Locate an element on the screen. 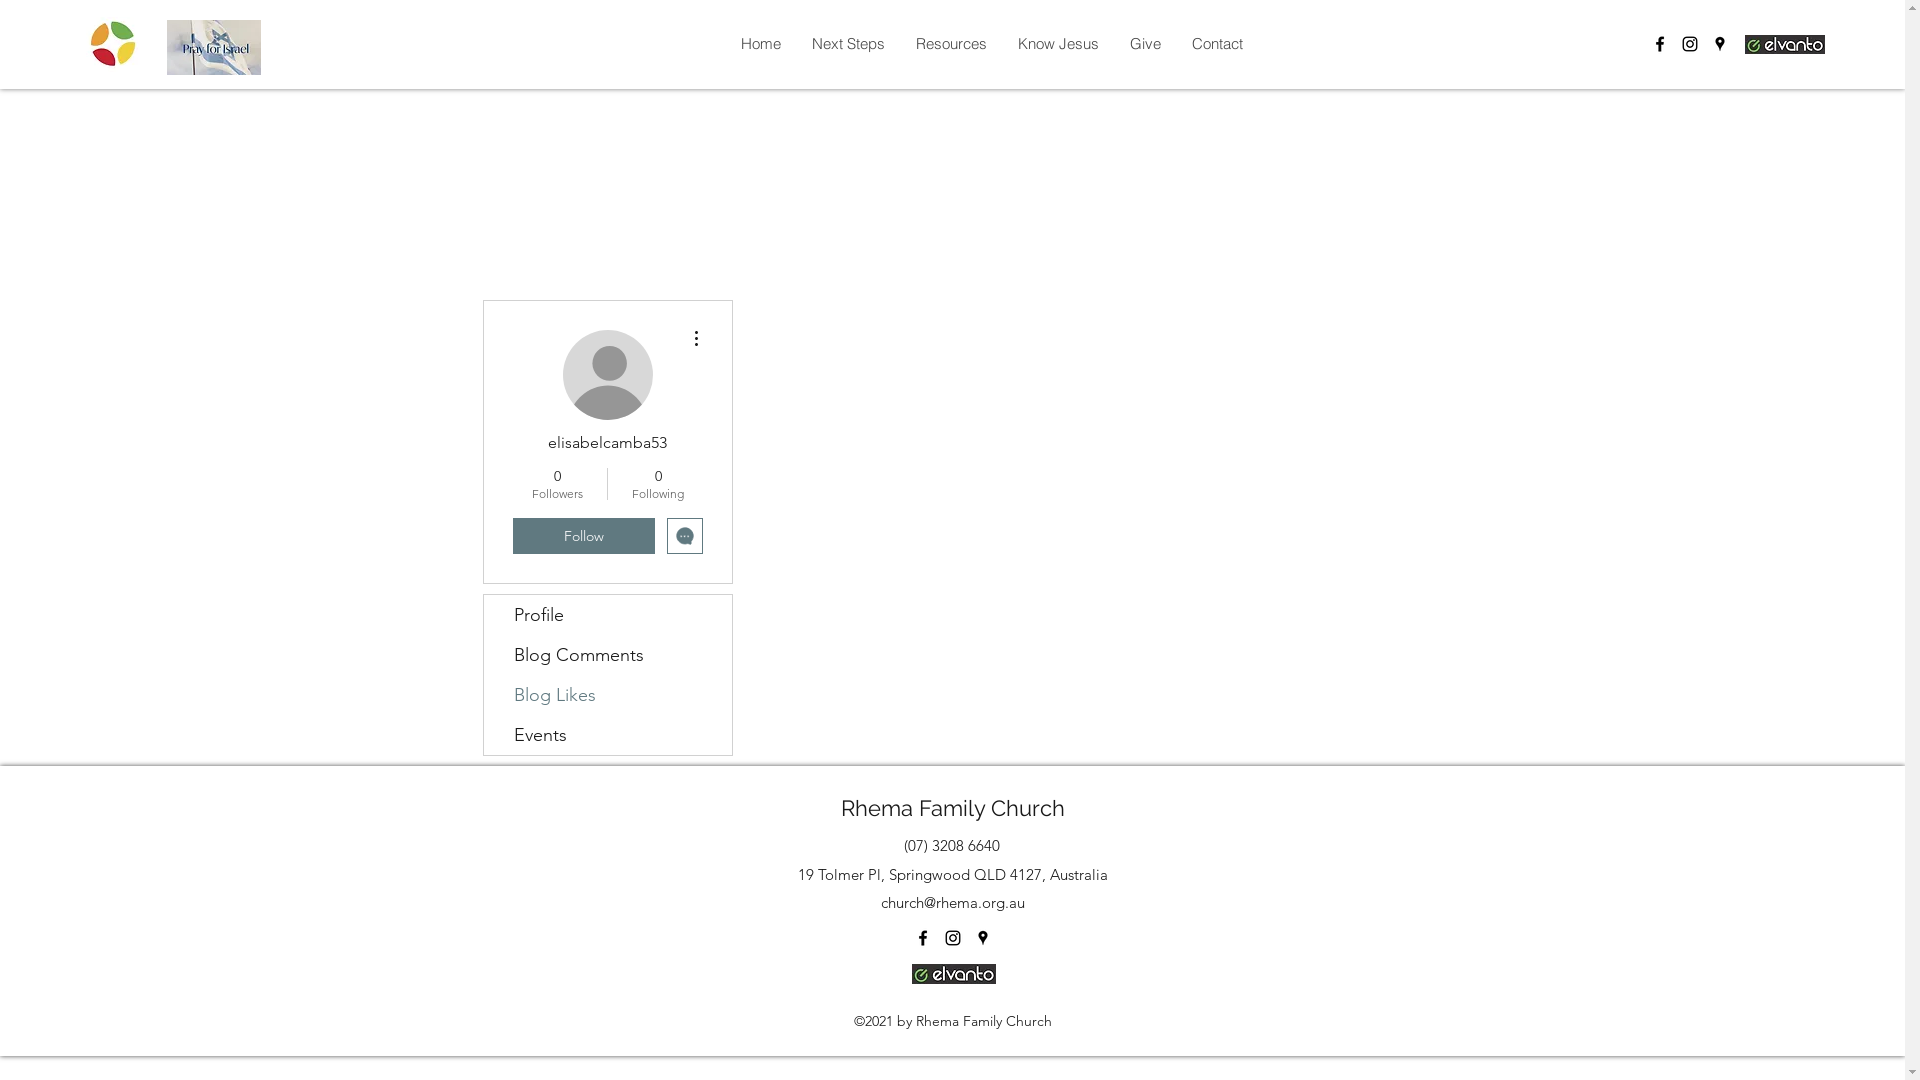  'Profile' is located at coordinates (607, 613).